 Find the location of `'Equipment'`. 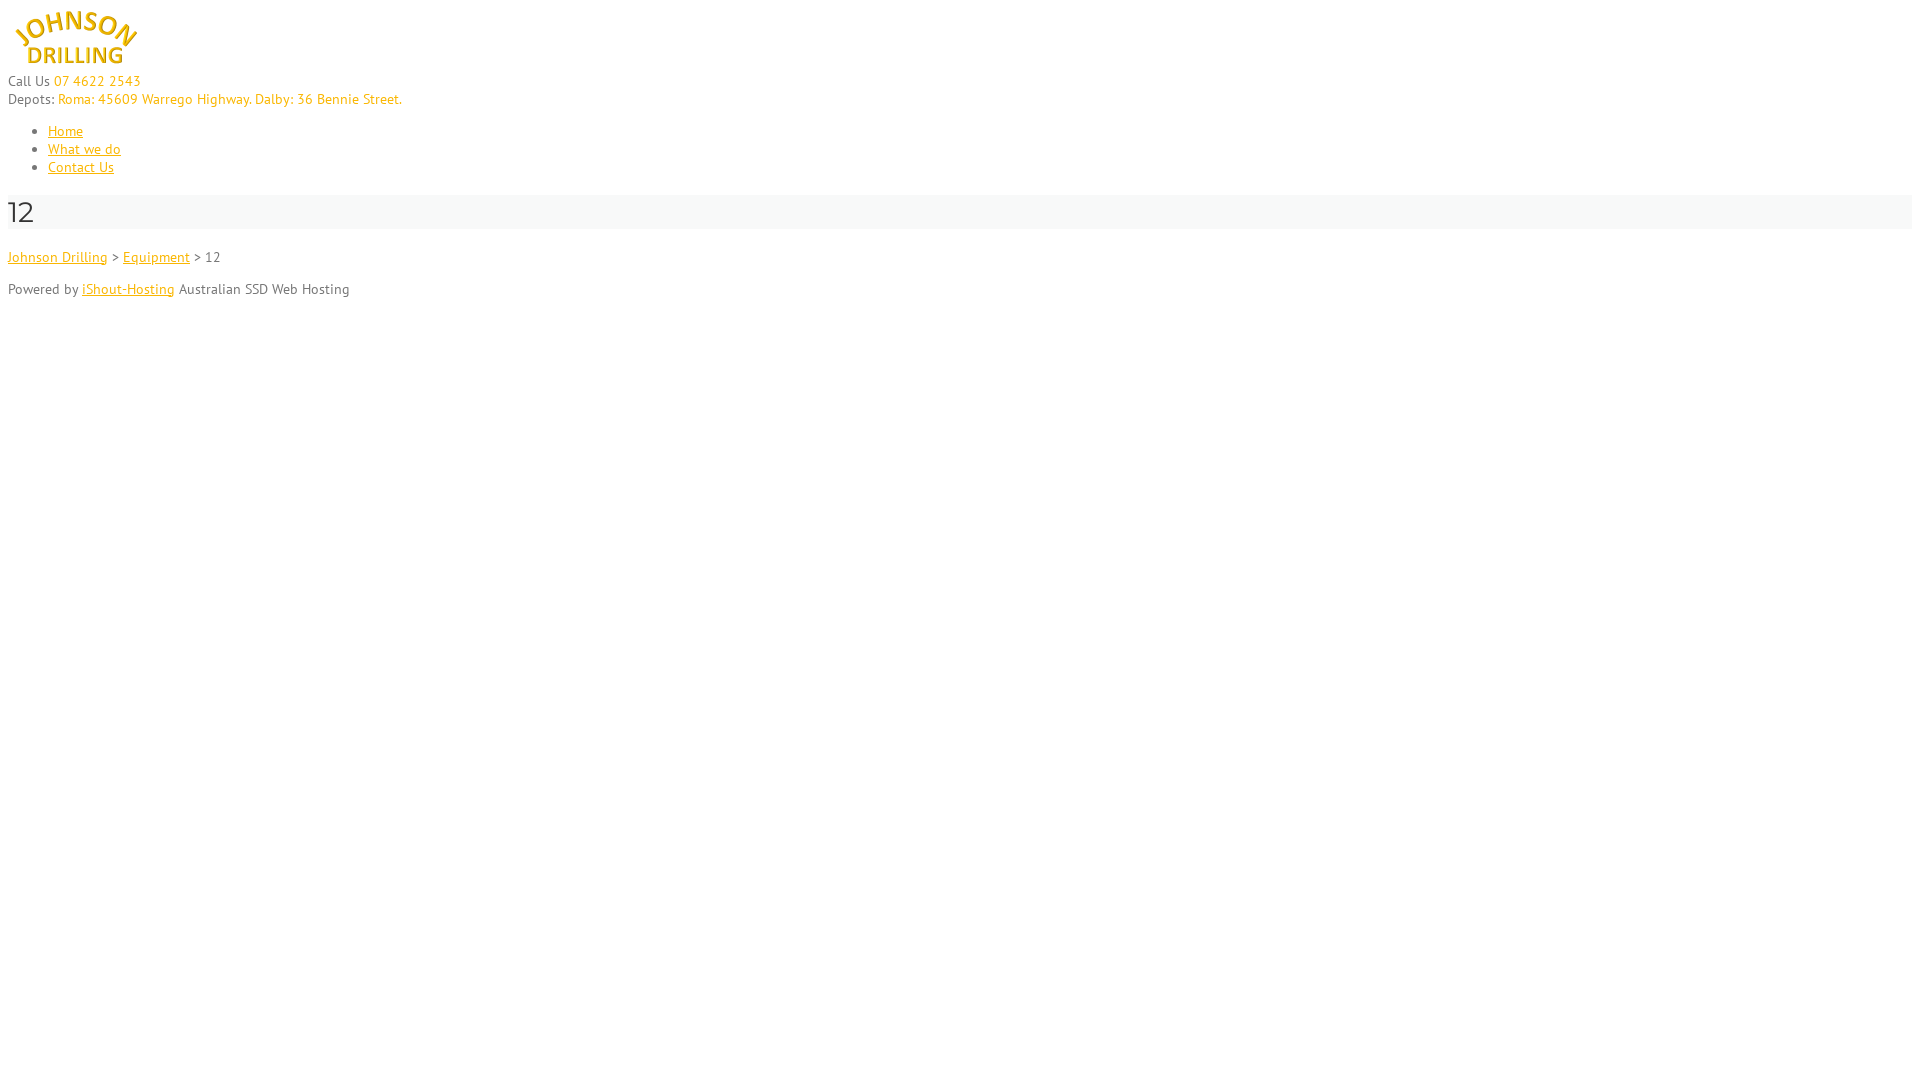

'Equipment' is located at coordinates (122, 256).